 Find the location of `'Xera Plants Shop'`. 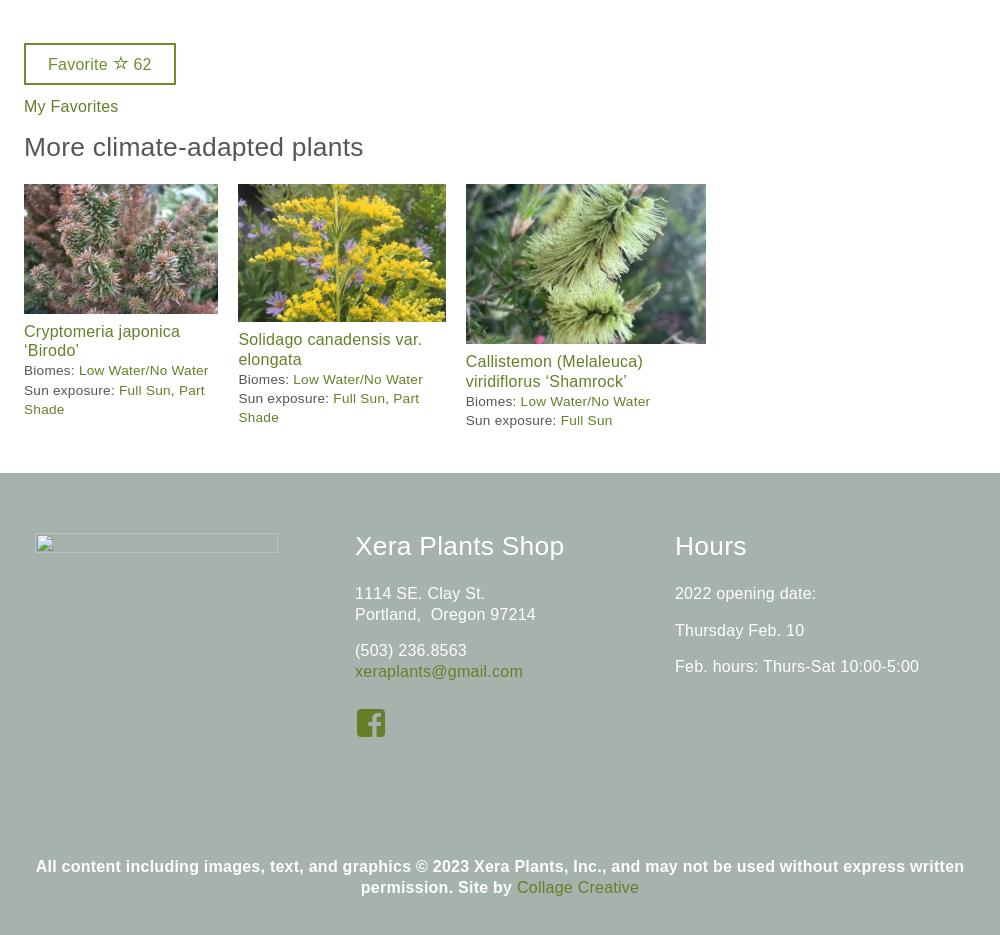

'Xera Plants Shop' is located at coordinates (353, 545).